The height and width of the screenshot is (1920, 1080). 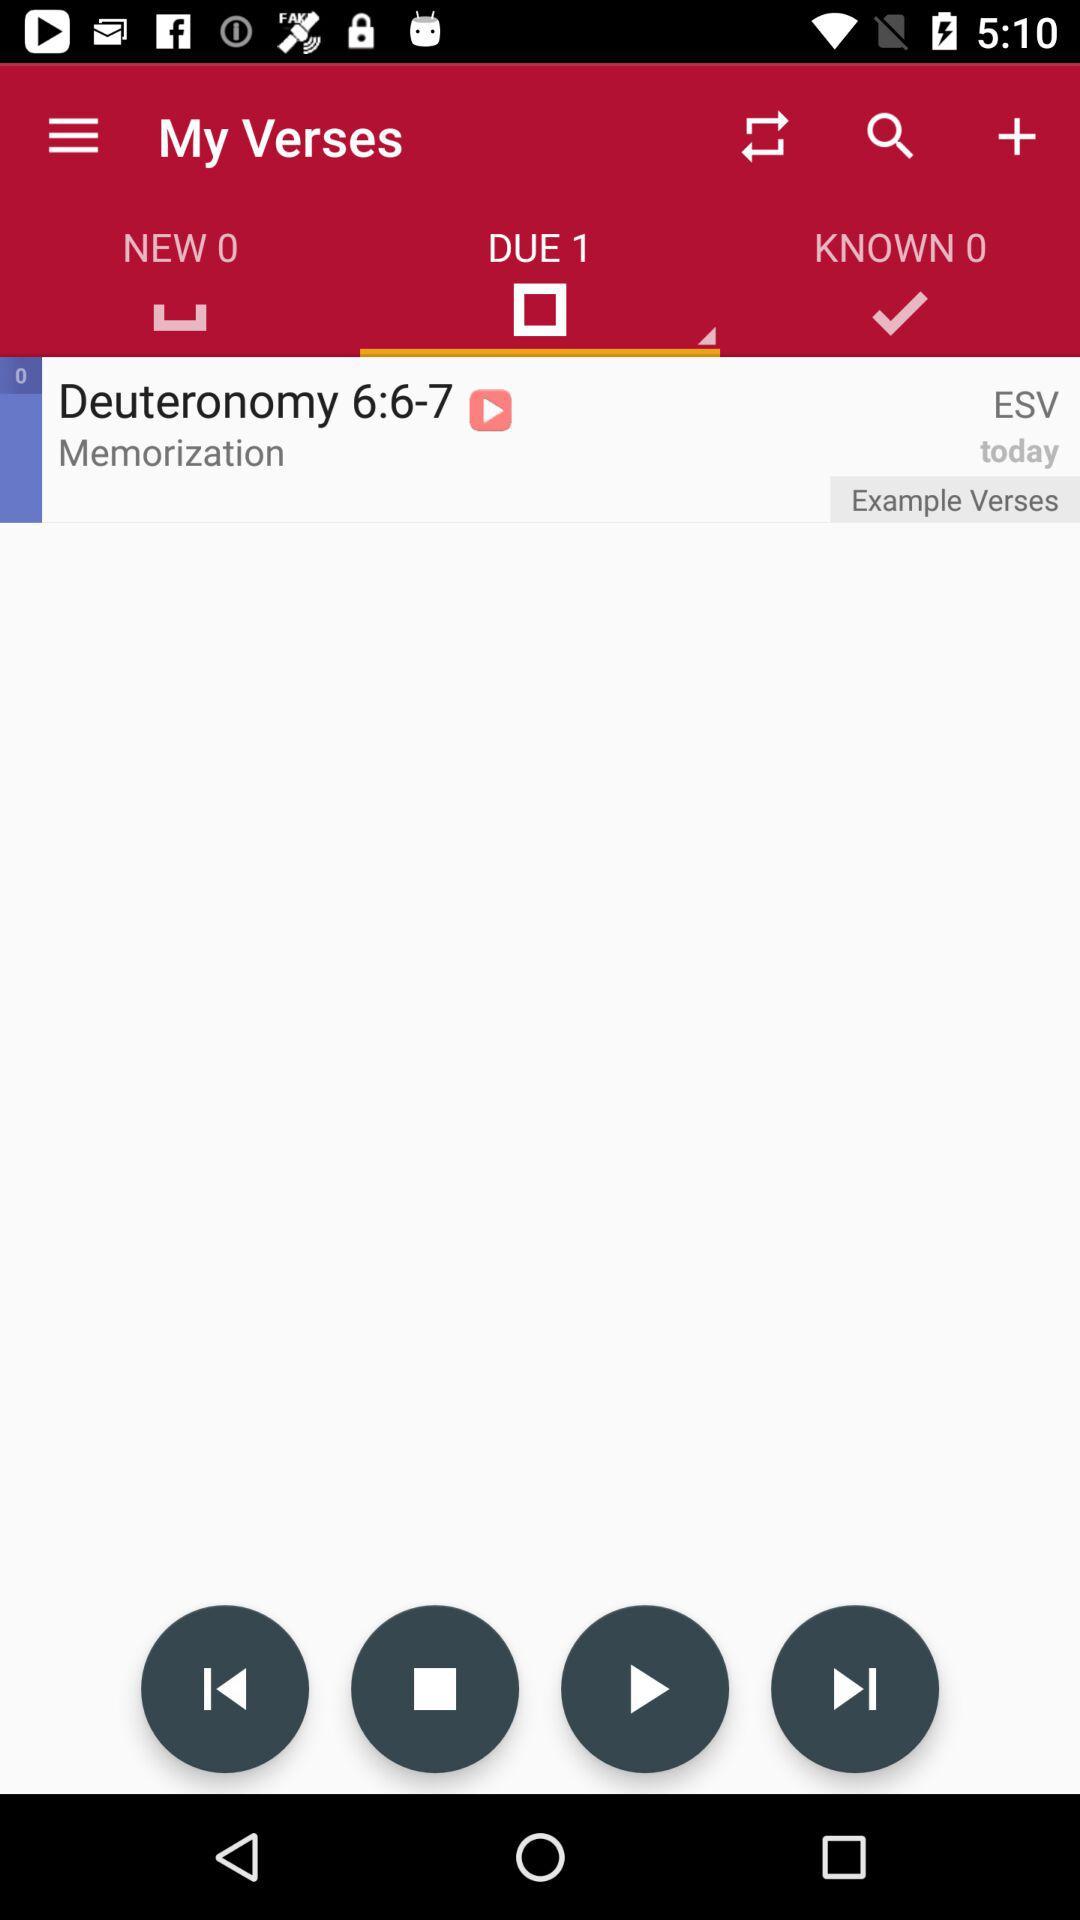 What do you see at coordinates (855, 1688) in the screenshot?
I see `fast forward` at bounding box center [855, 1688].